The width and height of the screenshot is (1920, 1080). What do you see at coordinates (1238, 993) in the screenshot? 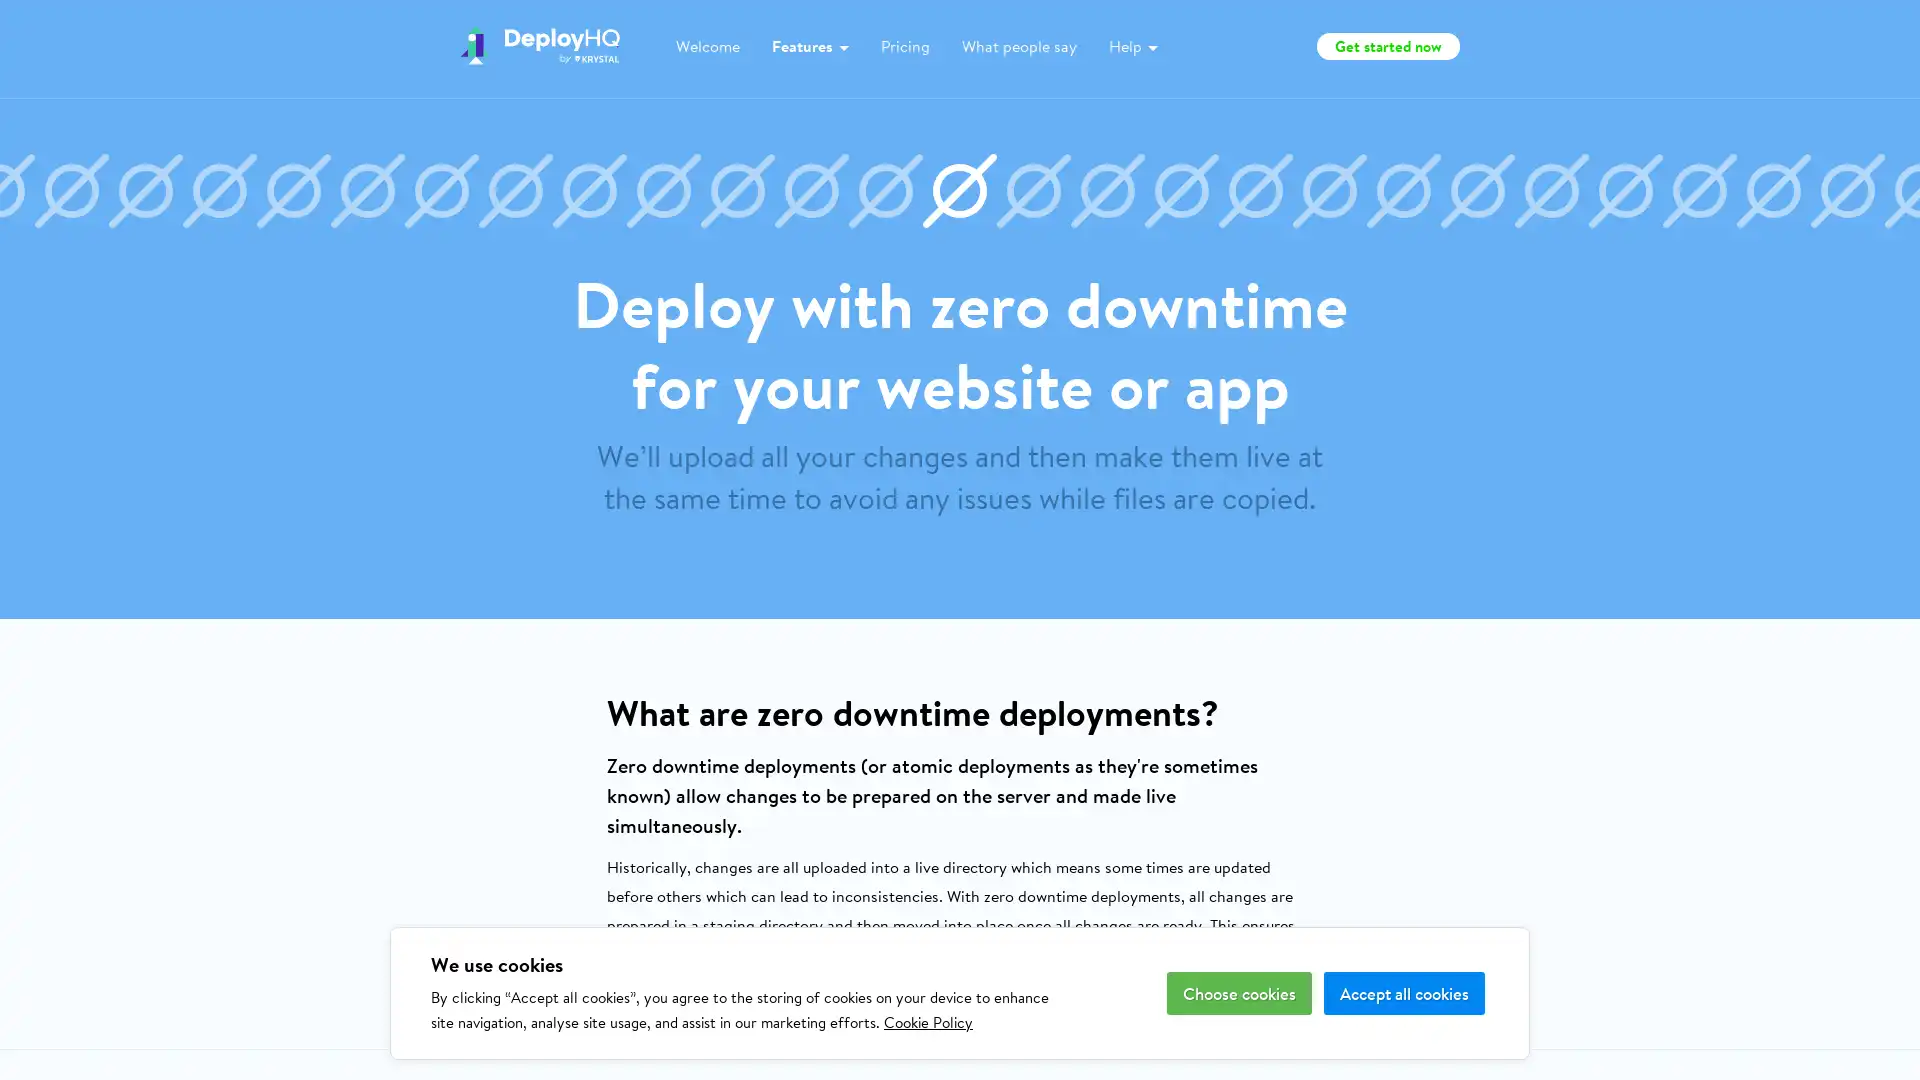
I see `Choose cookies` at bounding box center [1238, 993].